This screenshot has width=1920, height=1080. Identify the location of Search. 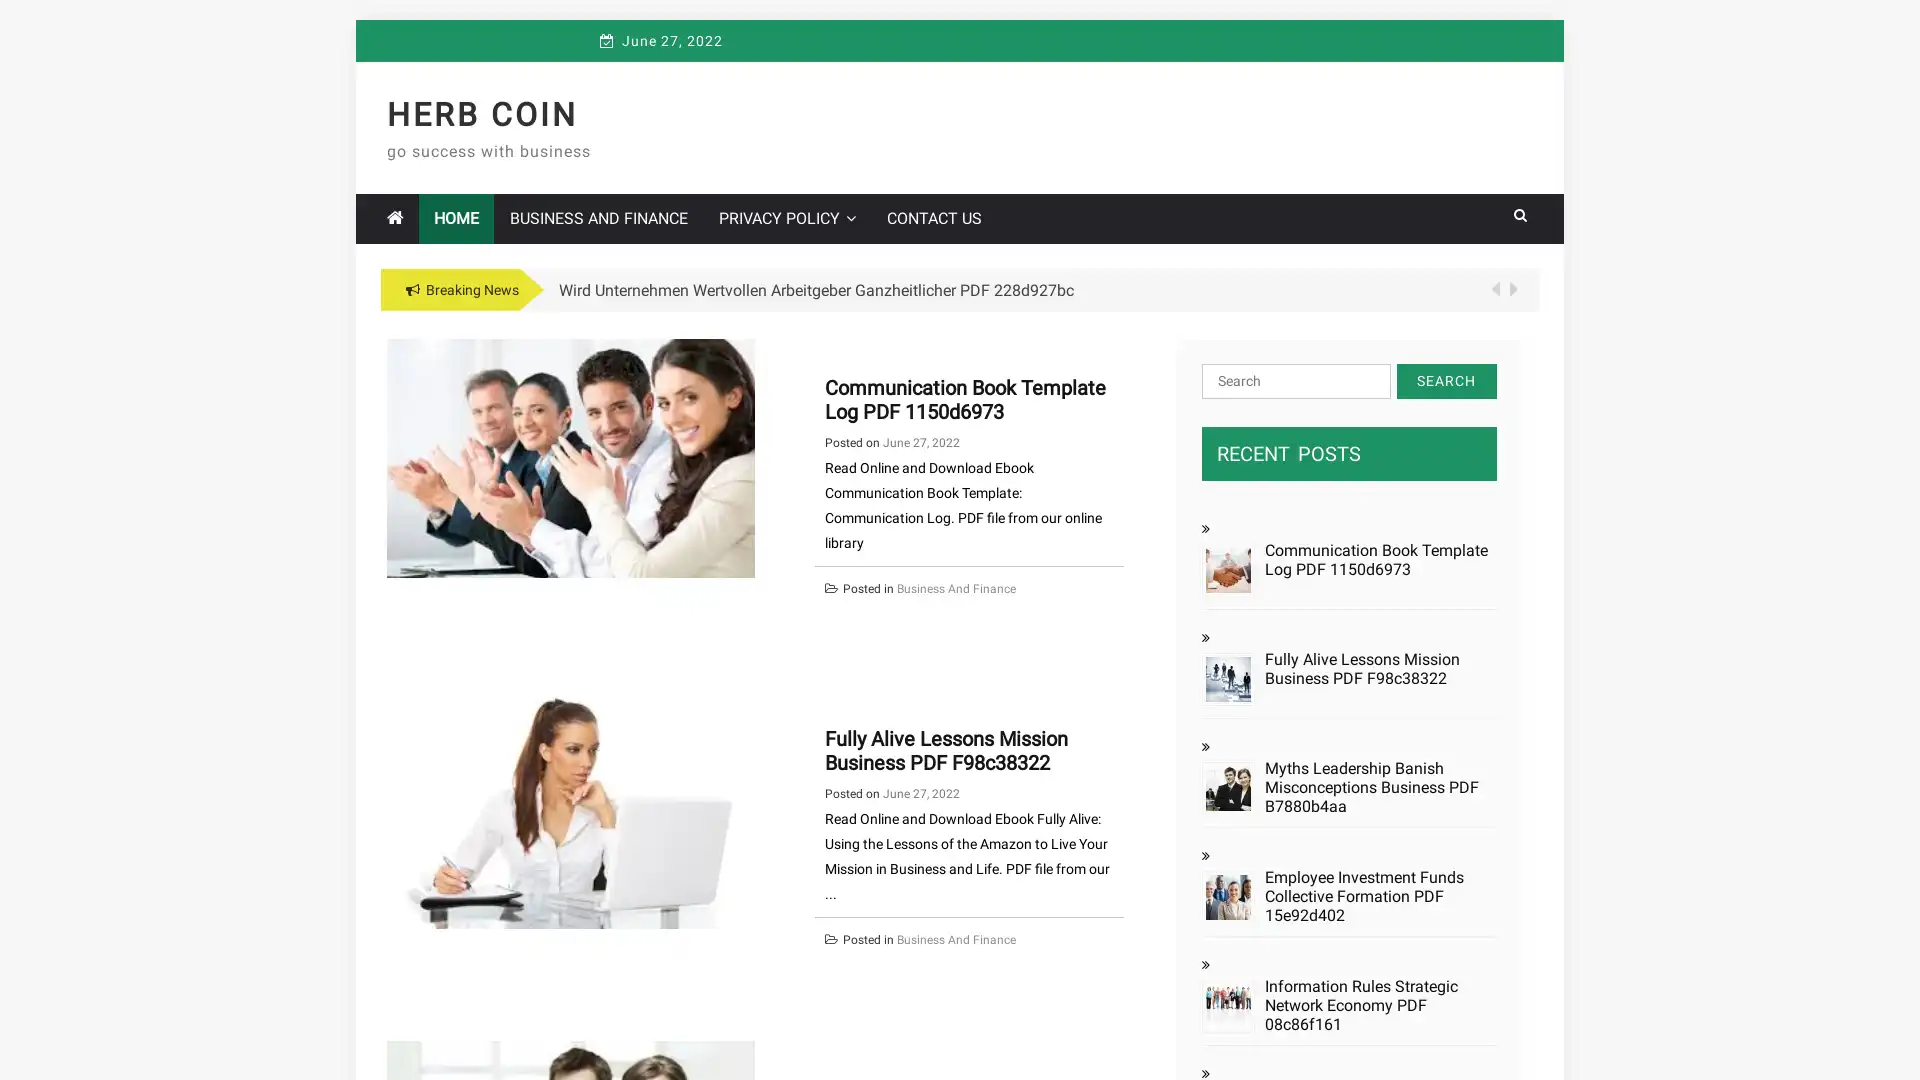
(1445, 380).